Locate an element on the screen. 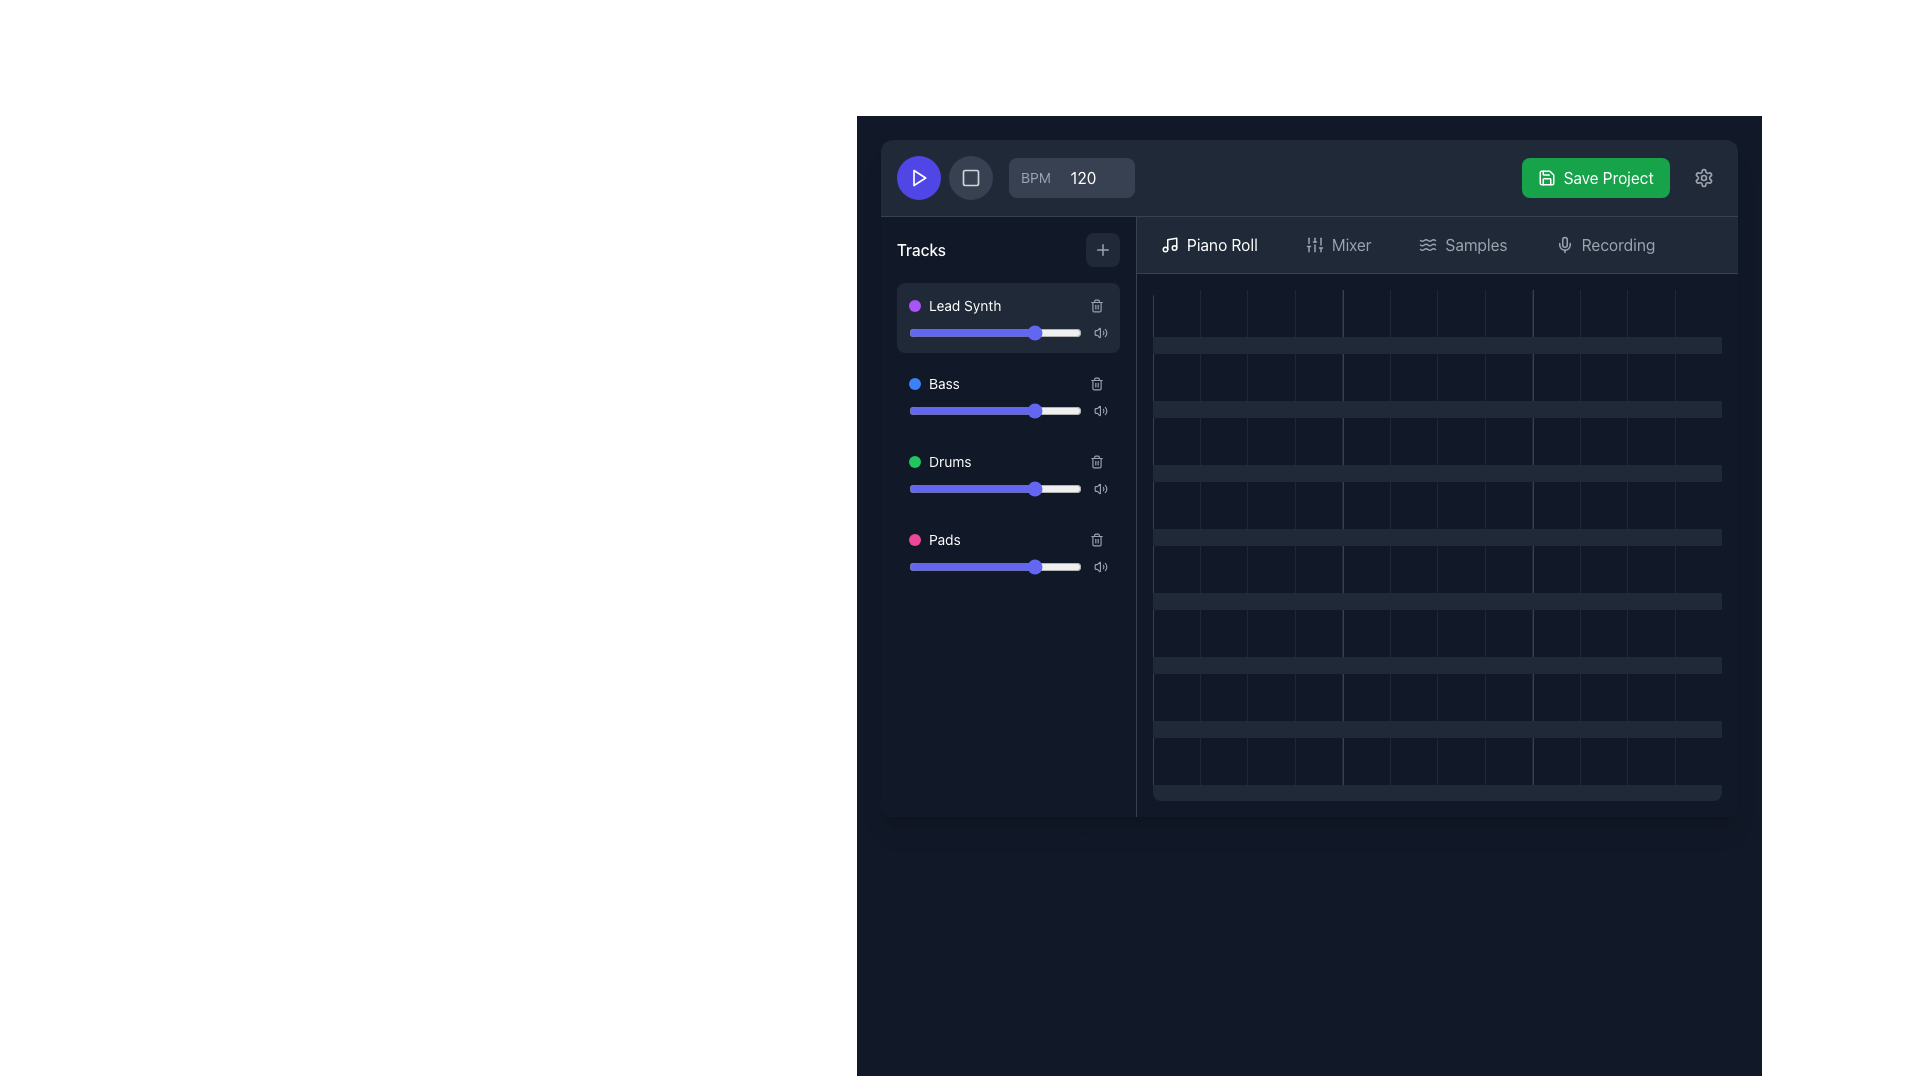 The width and height of the screenshot is (1920, 1080). the slider value is located at coordinates (1004, 489).